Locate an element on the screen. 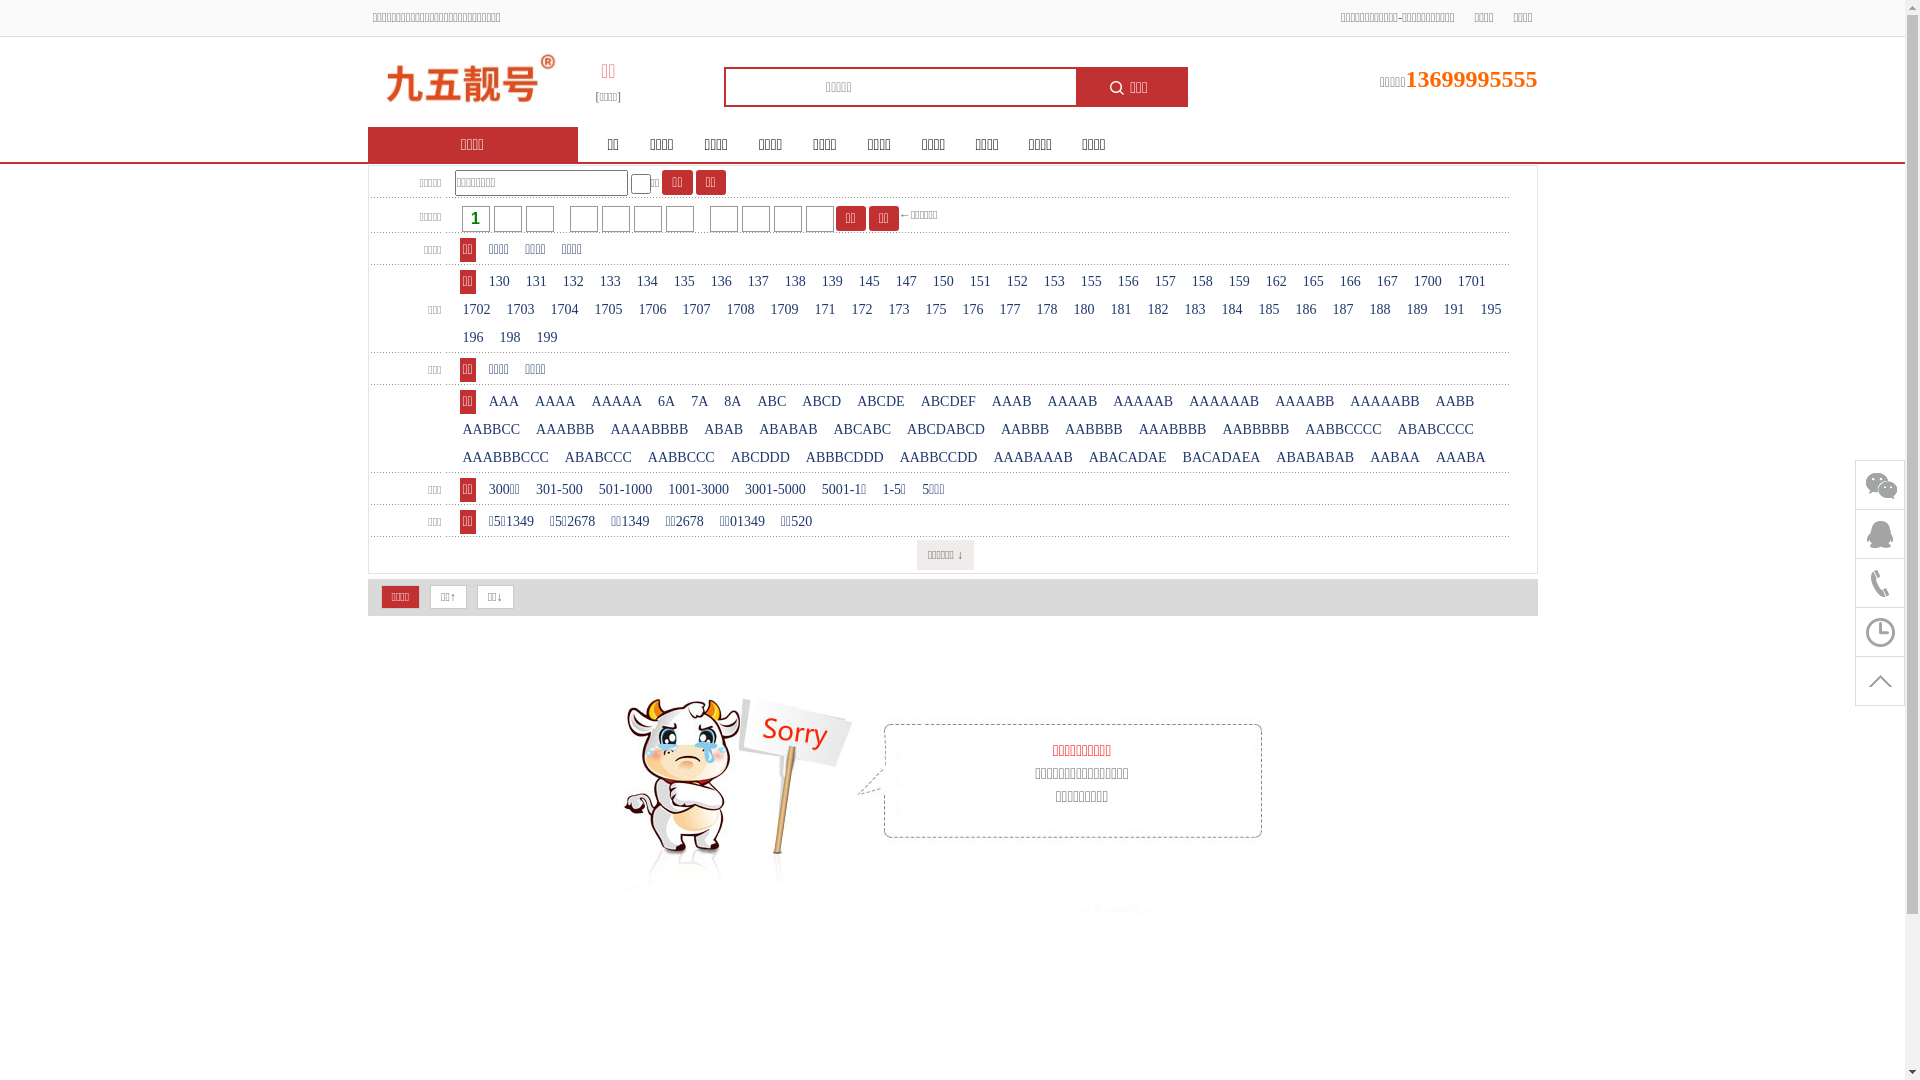  '199' is located at coordinates (547, 337).